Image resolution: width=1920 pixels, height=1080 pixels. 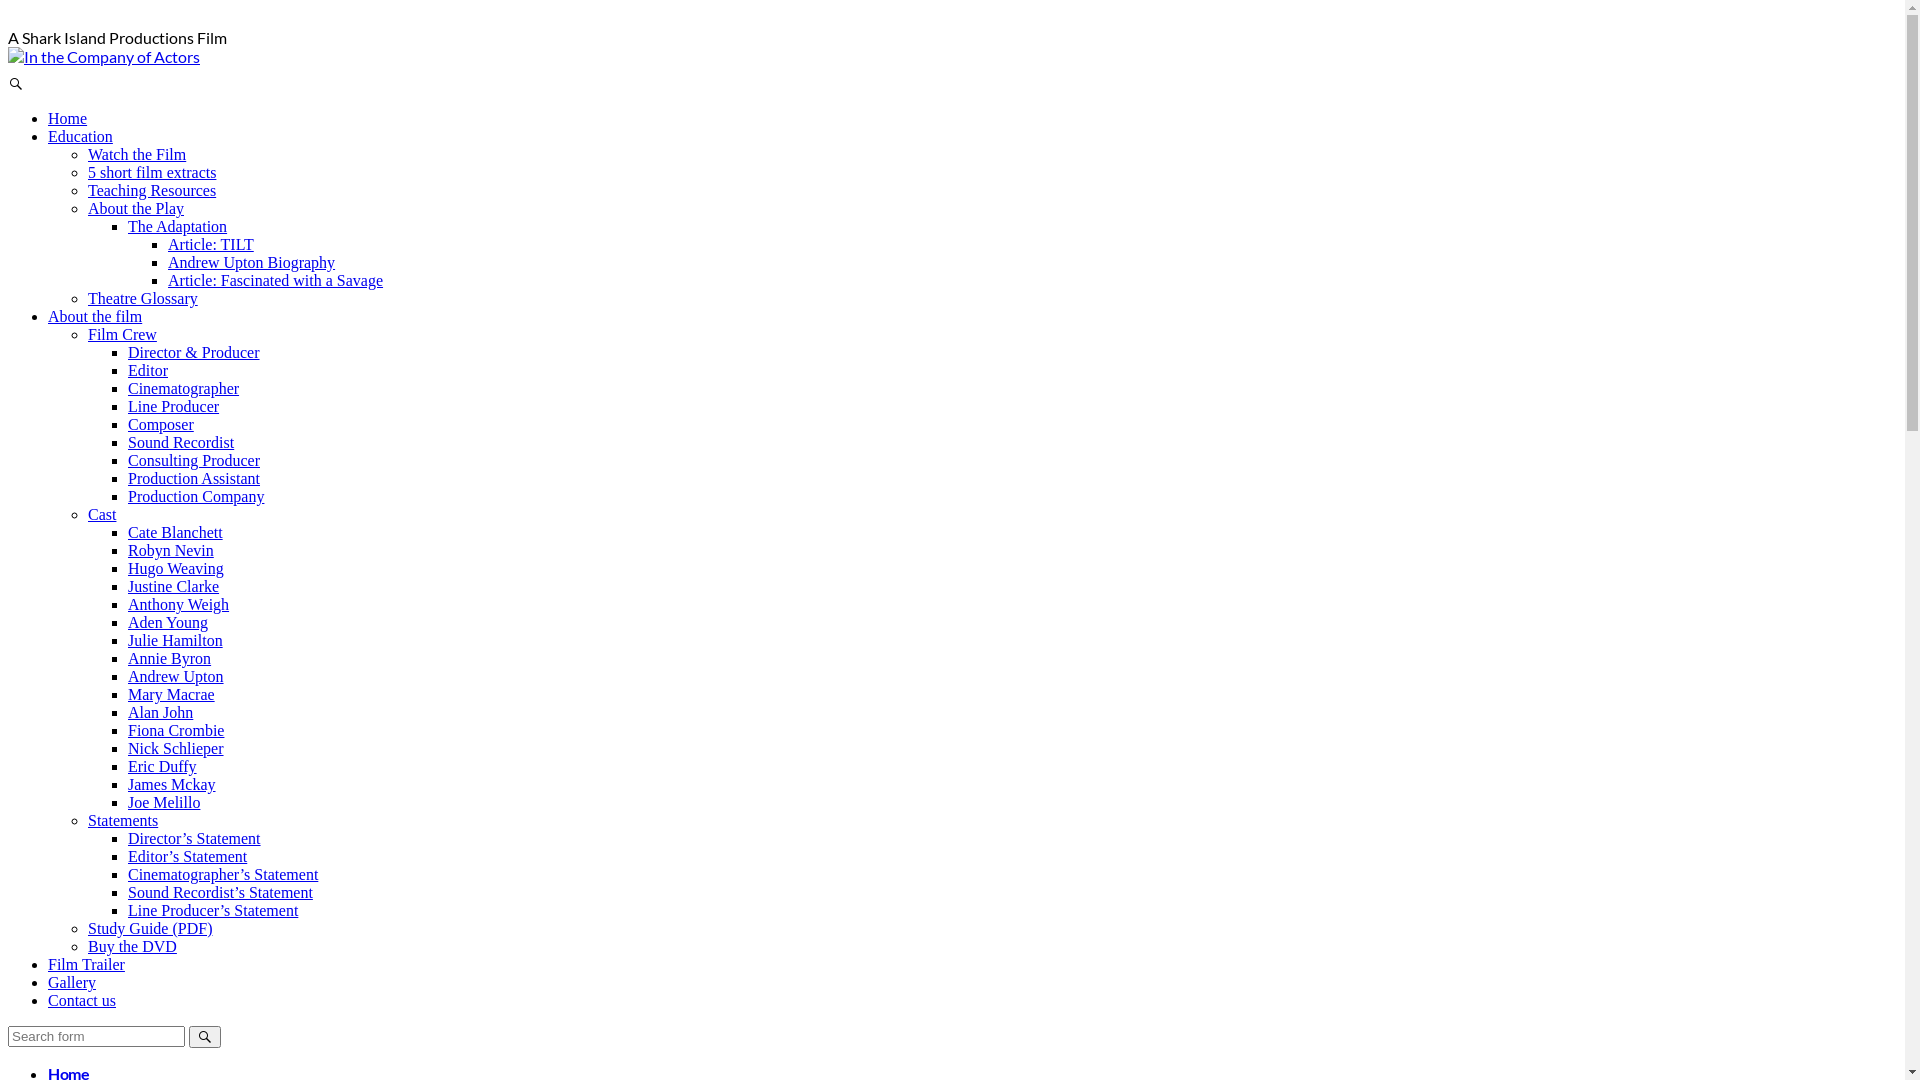 What do you see at coordinates (122, 820) in the screenshot?
I see `'Statements'` at bounding box center [122, 820].